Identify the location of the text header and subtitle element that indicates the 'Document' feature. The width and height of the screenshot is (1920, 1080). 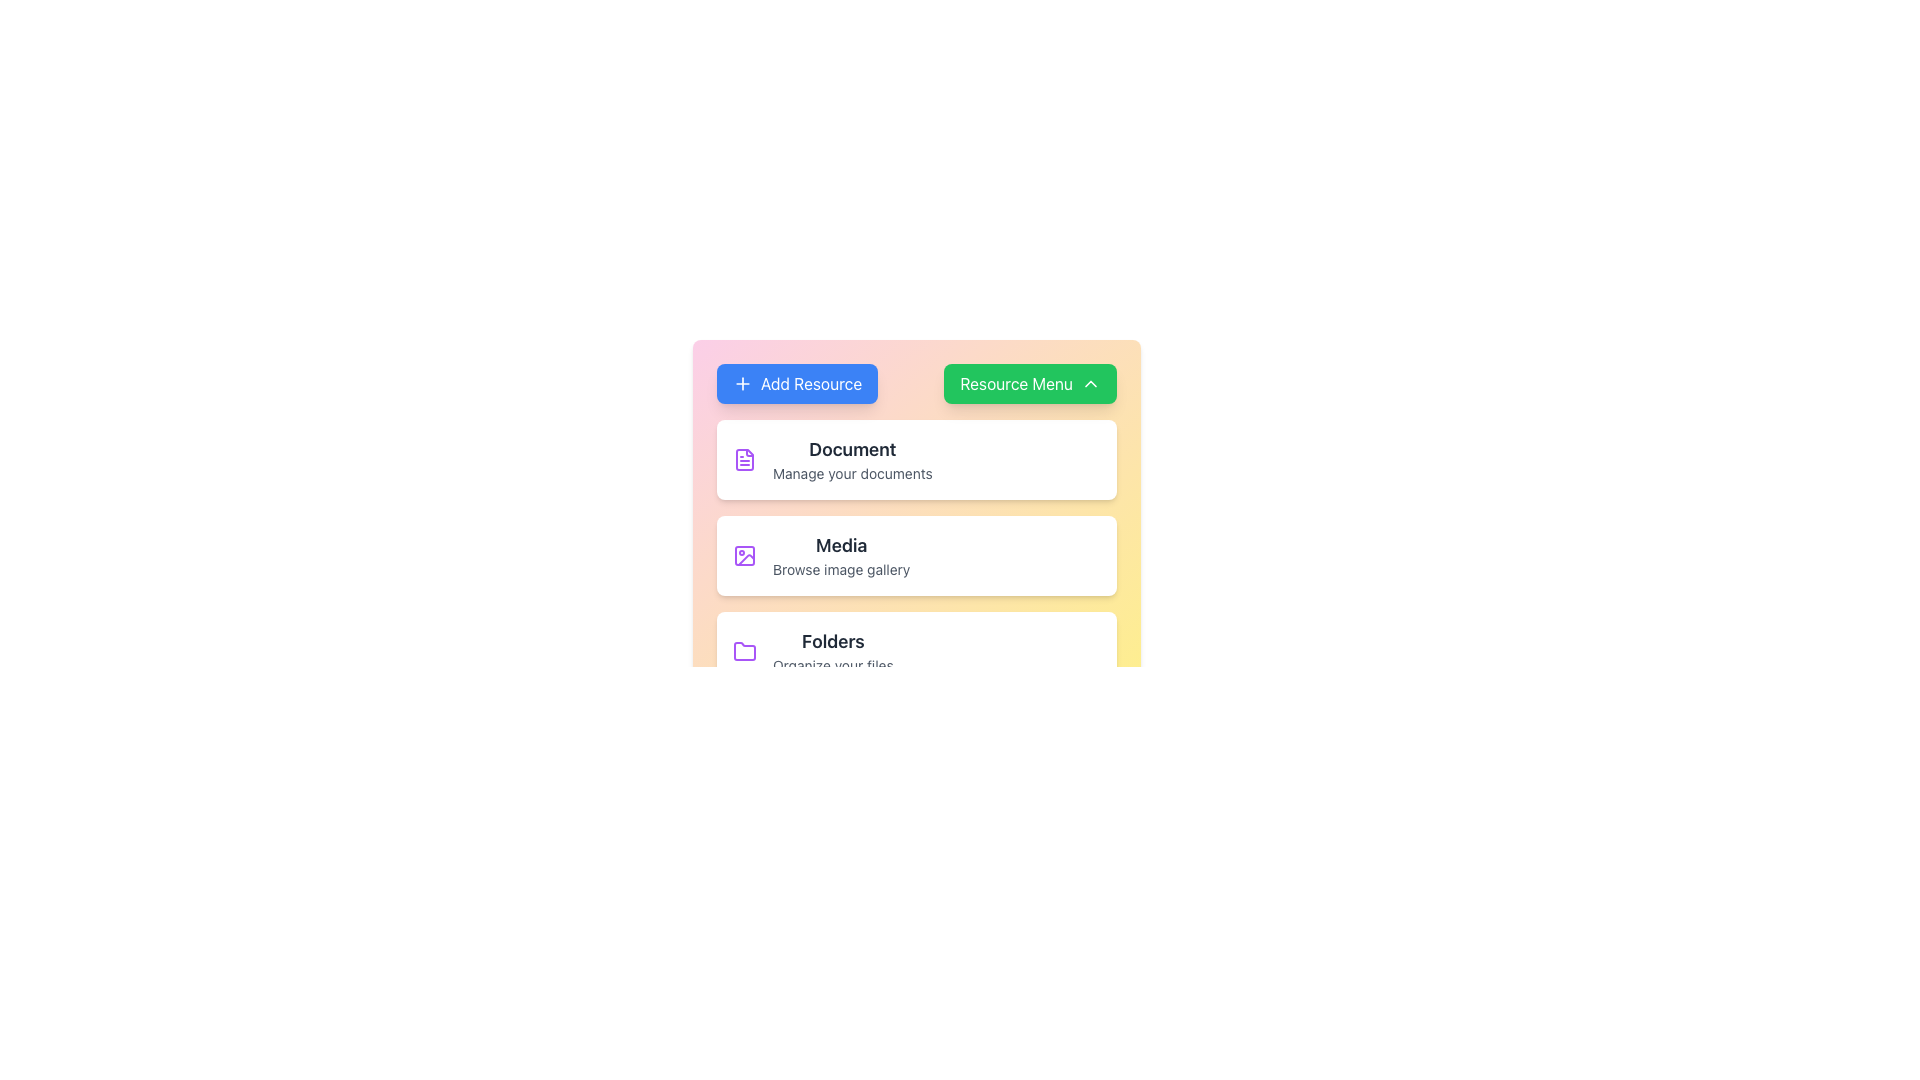
(852, 459).